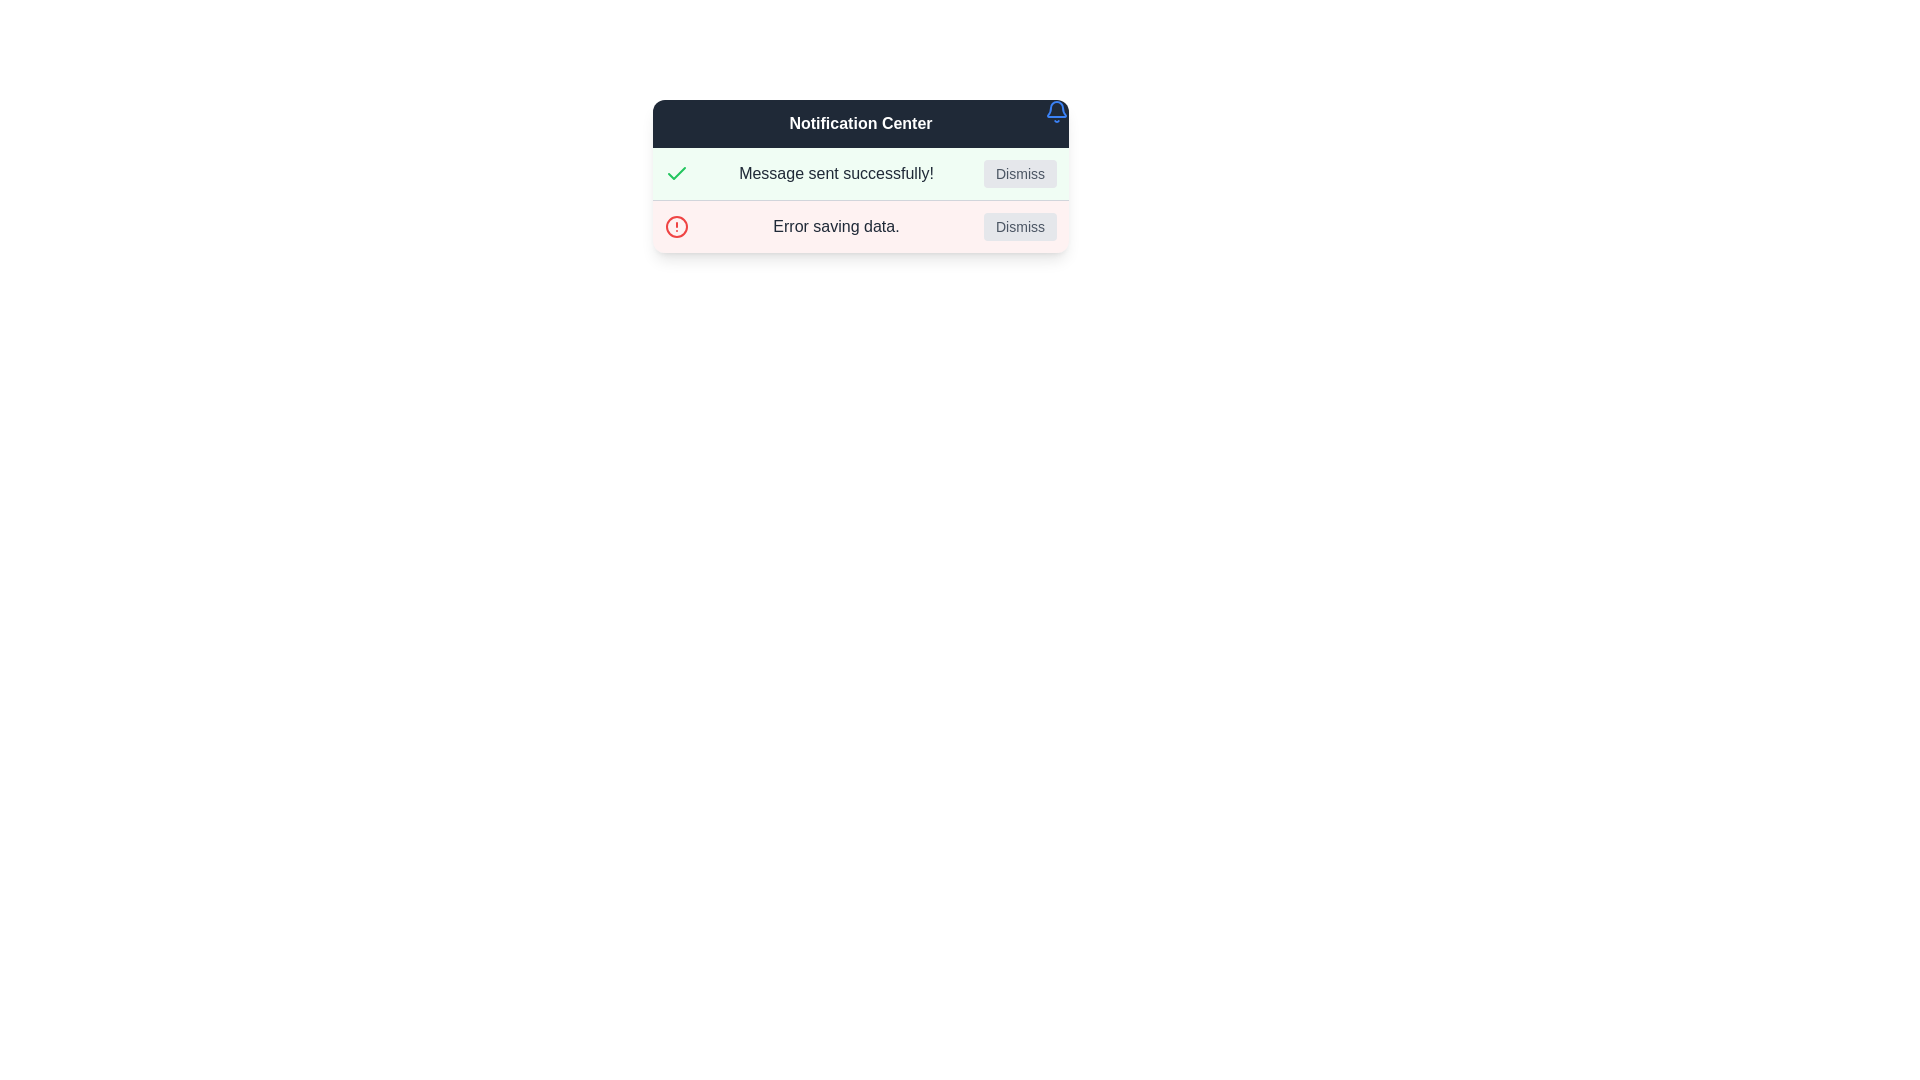 This screenshot has height=1080, width=1920. I want to click on the success icon that indicates a successful operation, located to the far left of the message 'Message sent successfully!', so click(676, 172).